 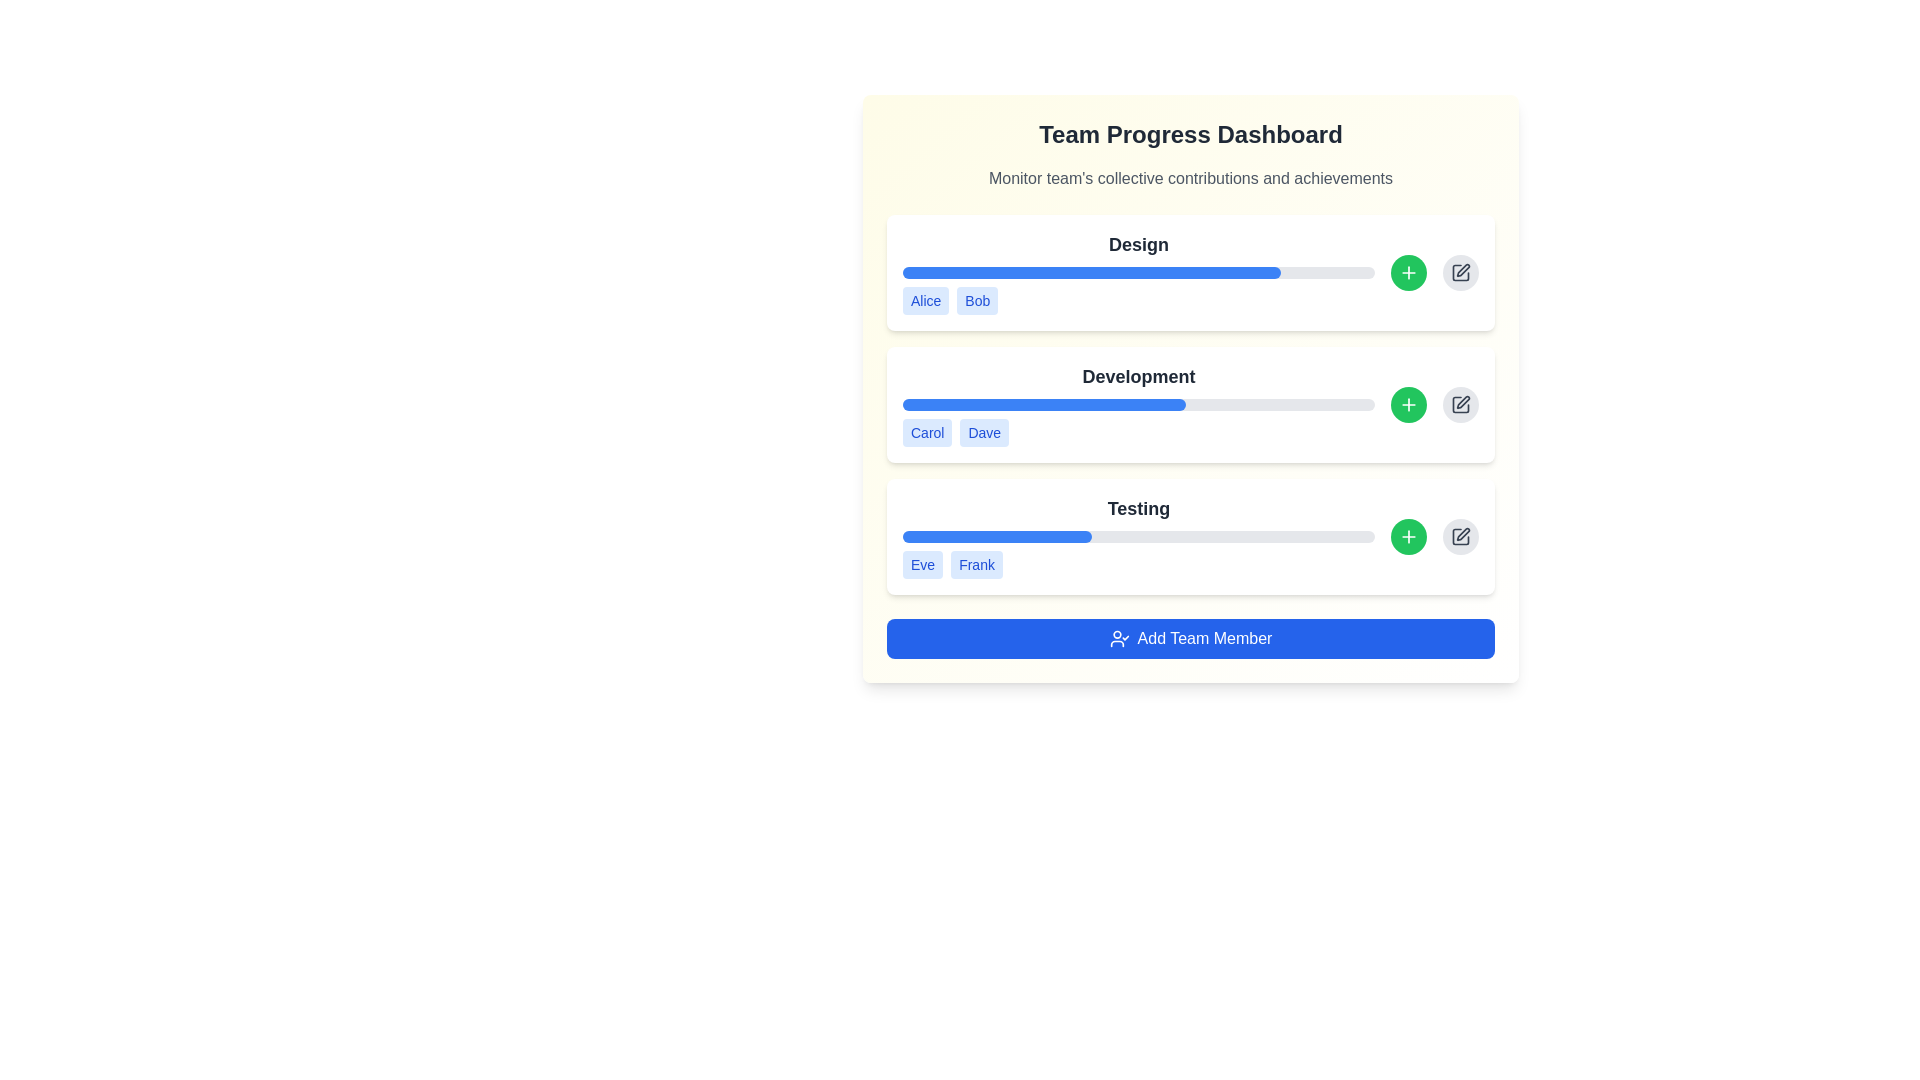 I want to click on the button located to the far right within the 'Development' section to trigger a tooltip, so click(x=1460, y=405).